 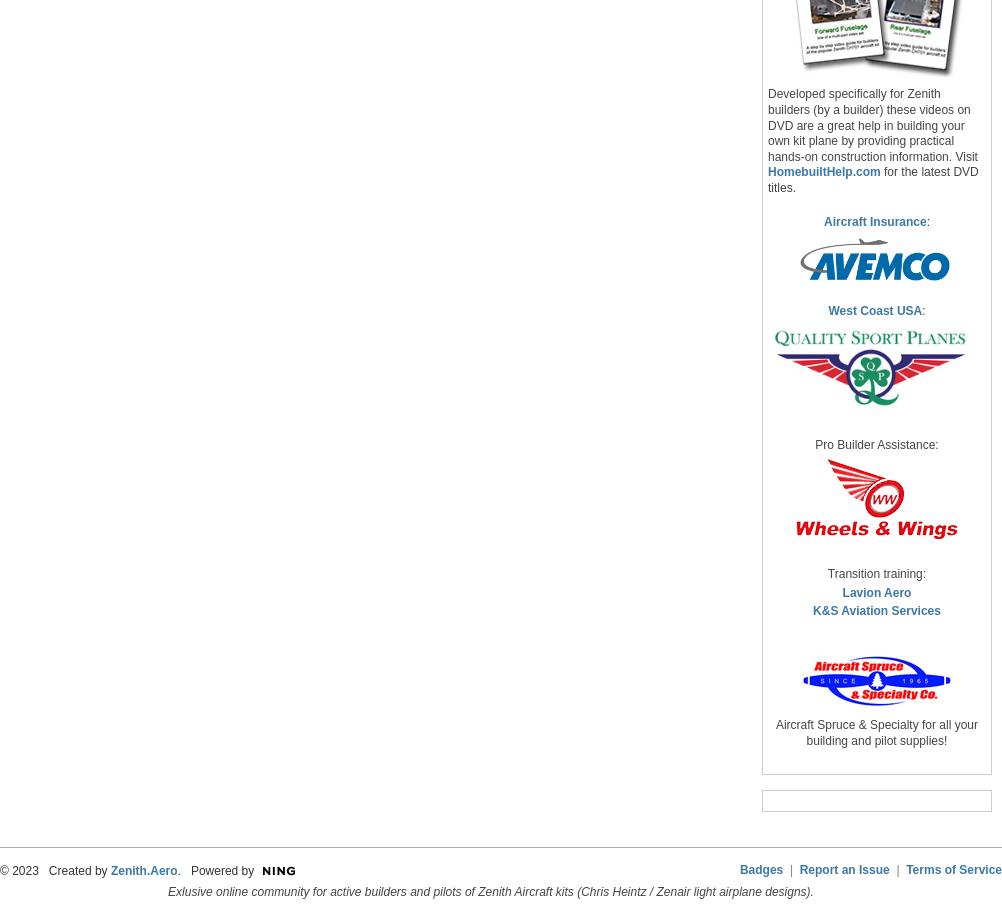 What do you see at coordinates (814, 443) in the screenshot?
I see `'Pro Builder Assistance:'` at bounding box center [814, 443].